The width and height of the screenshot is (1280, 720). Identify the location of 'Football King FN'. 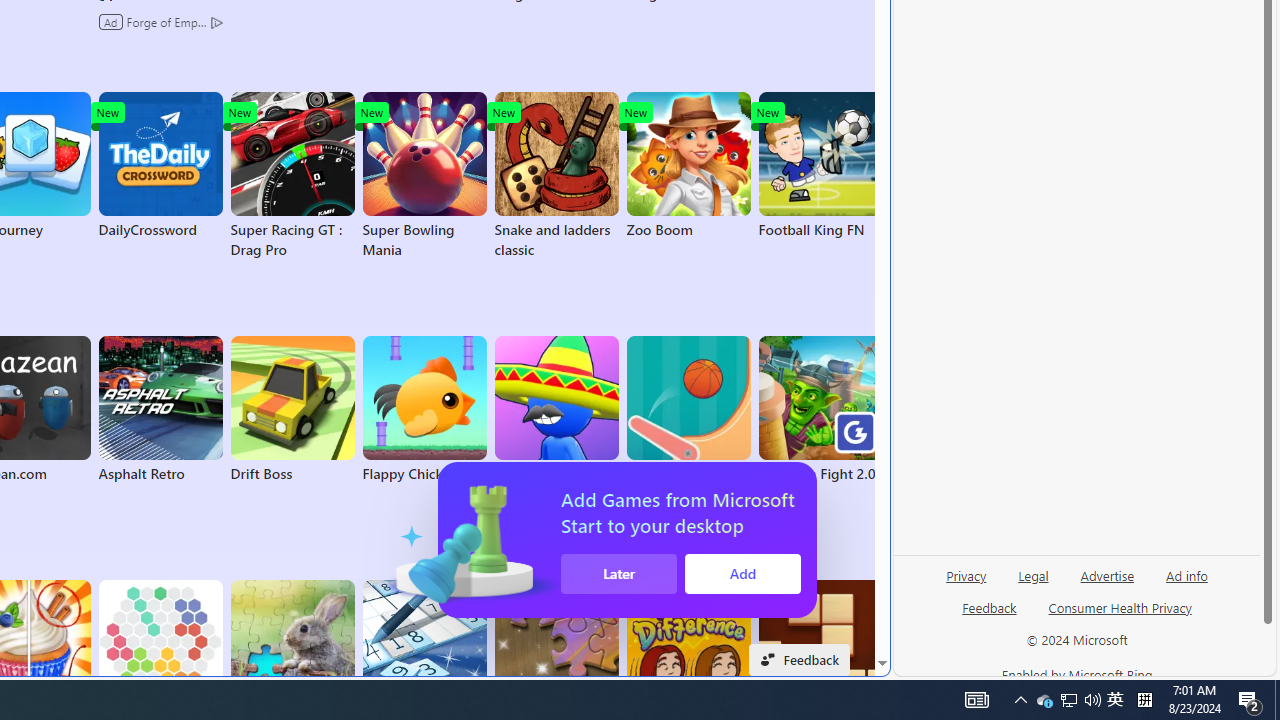
(820, 164).